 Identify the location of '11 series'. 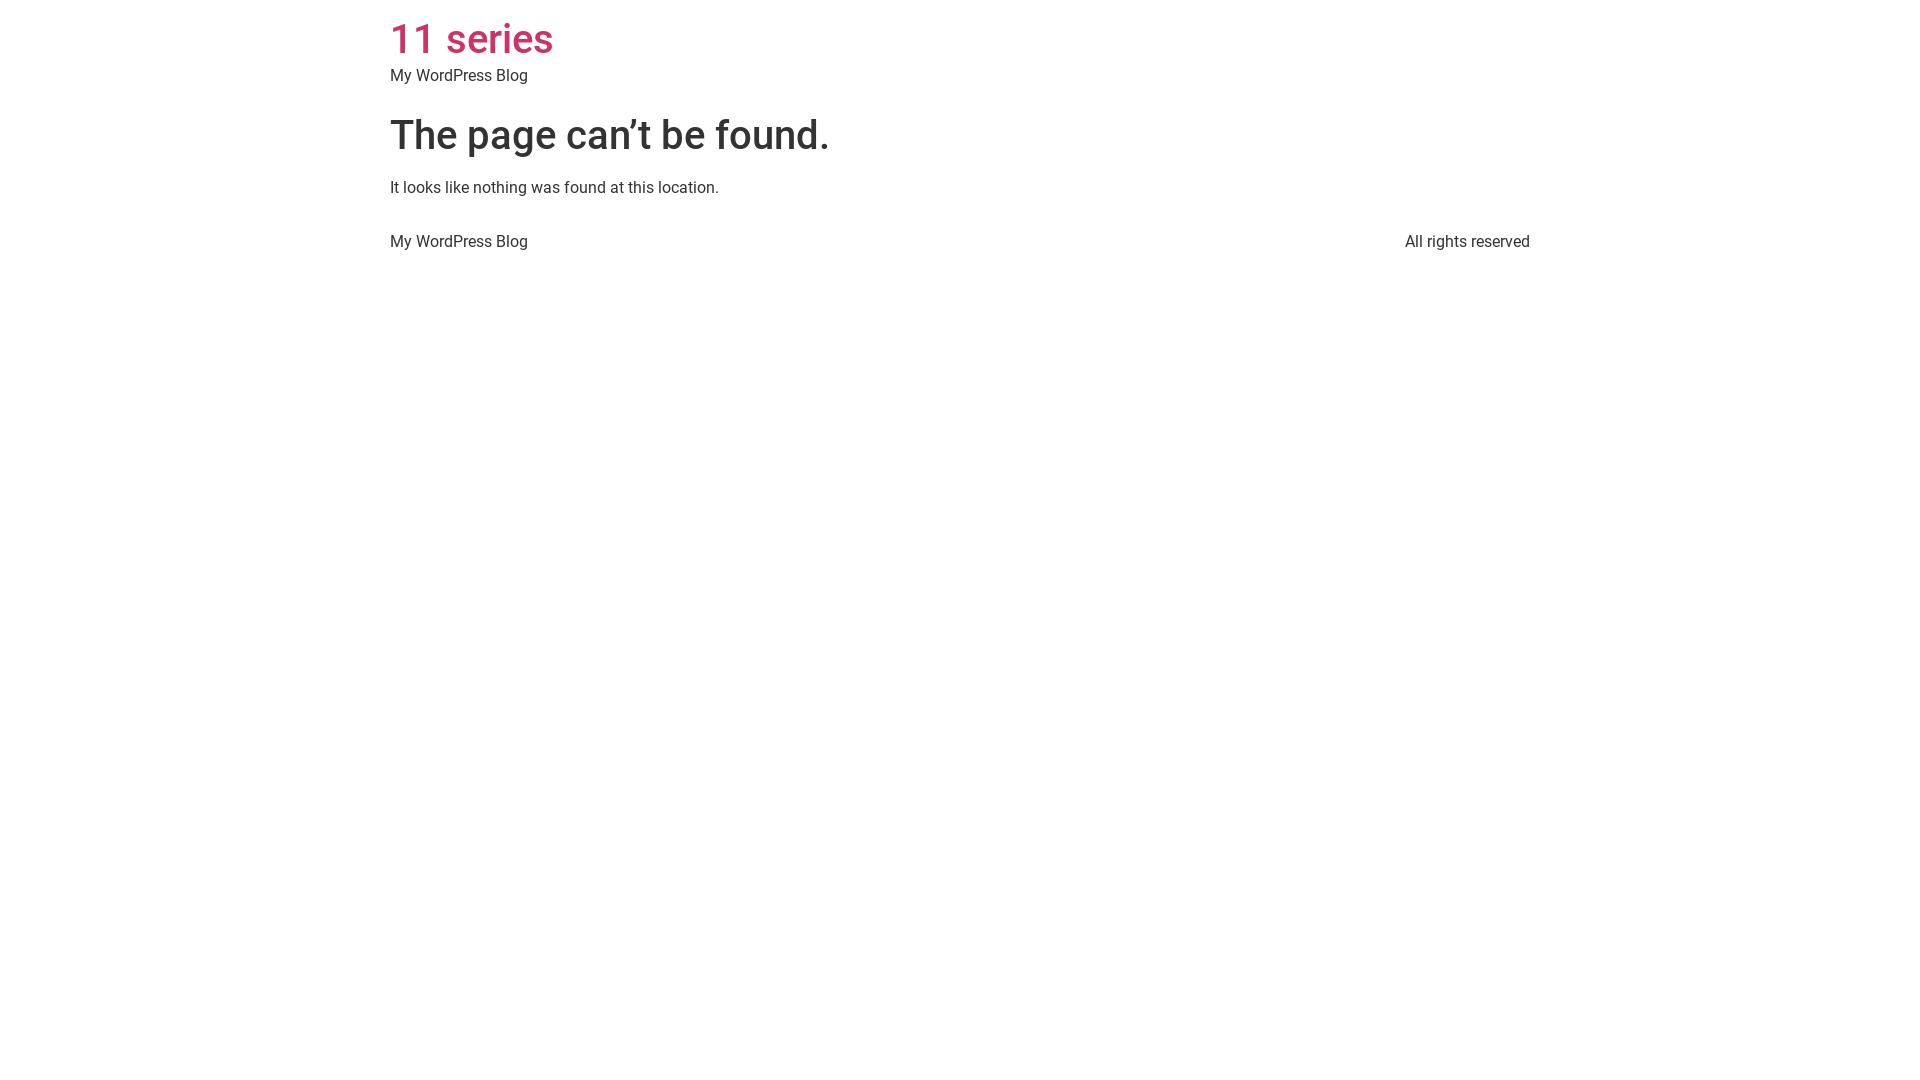
(389, 39).